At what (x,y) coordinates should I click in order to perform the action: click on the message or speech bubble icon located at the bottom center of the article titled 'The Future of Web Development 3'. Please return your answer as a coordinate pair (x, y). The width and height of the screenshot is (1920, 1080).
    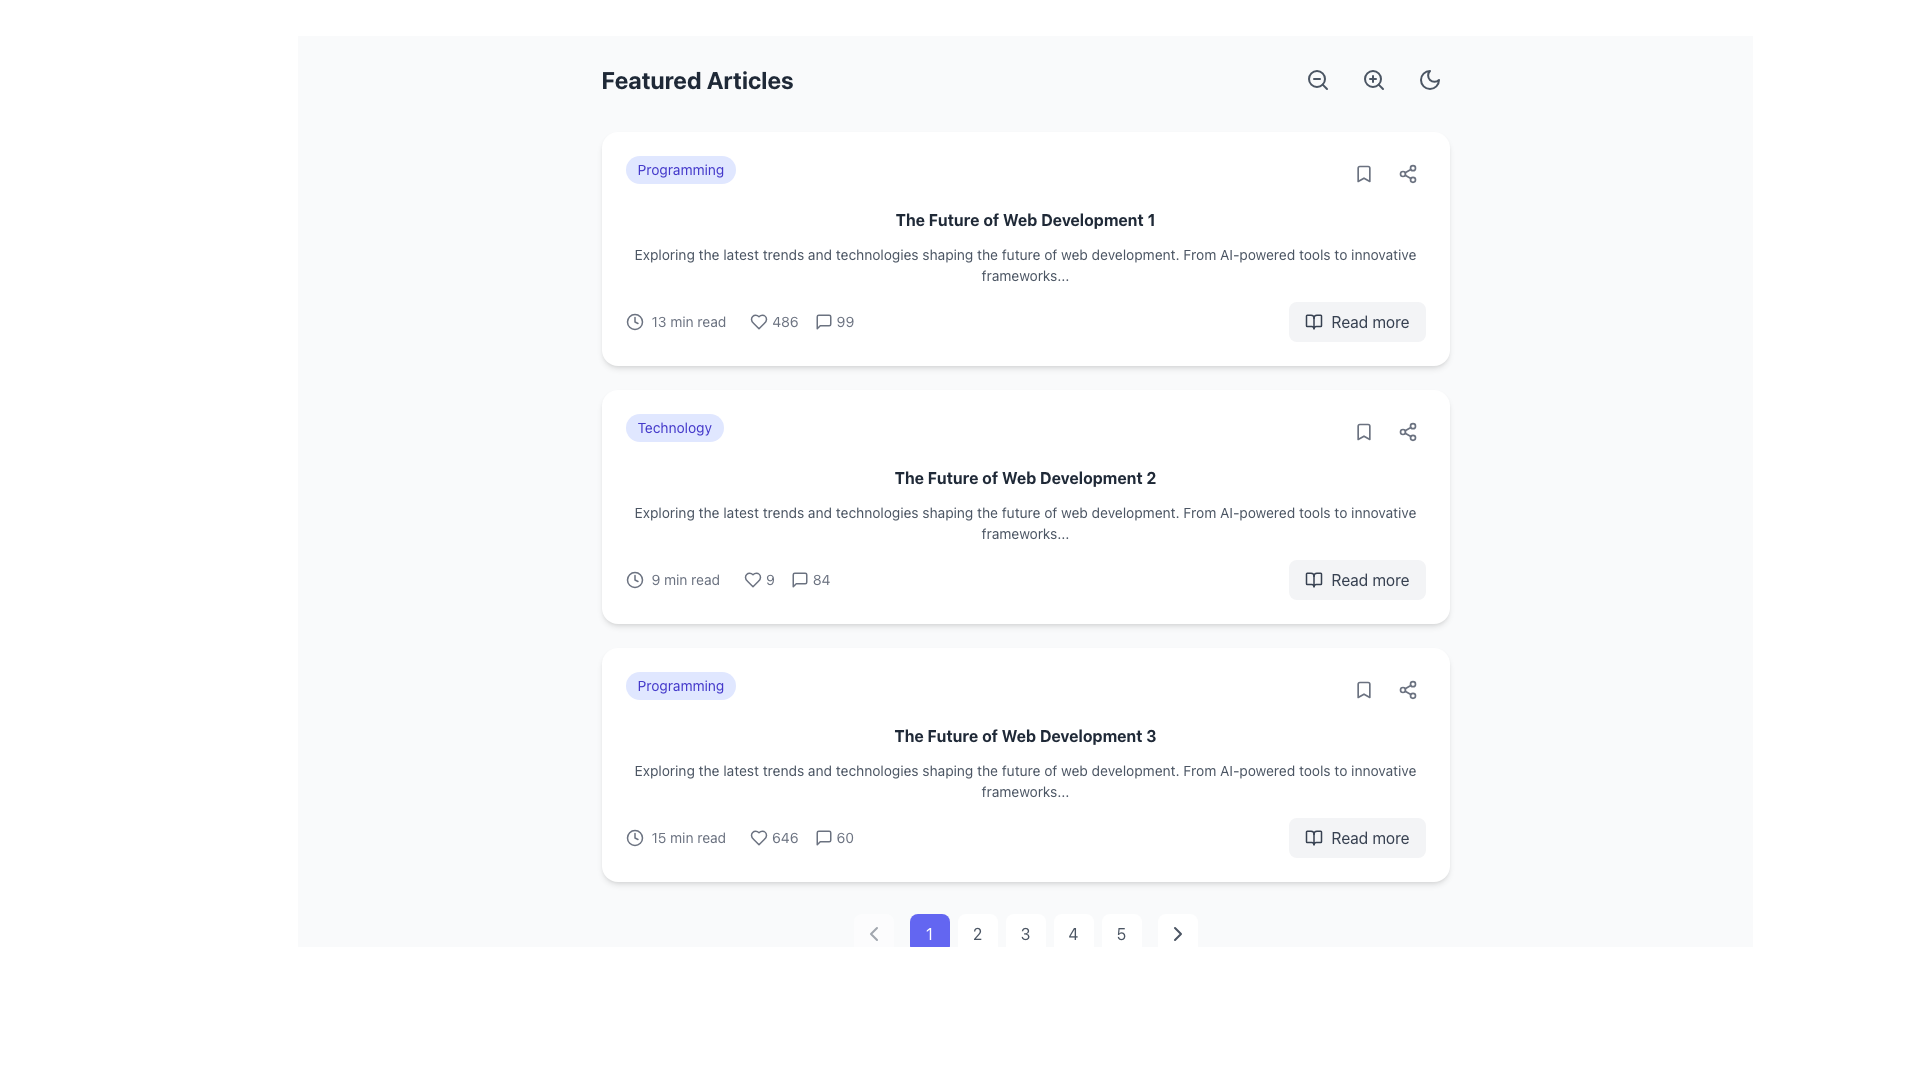
    Looking at the image, I should click on (823, 837).